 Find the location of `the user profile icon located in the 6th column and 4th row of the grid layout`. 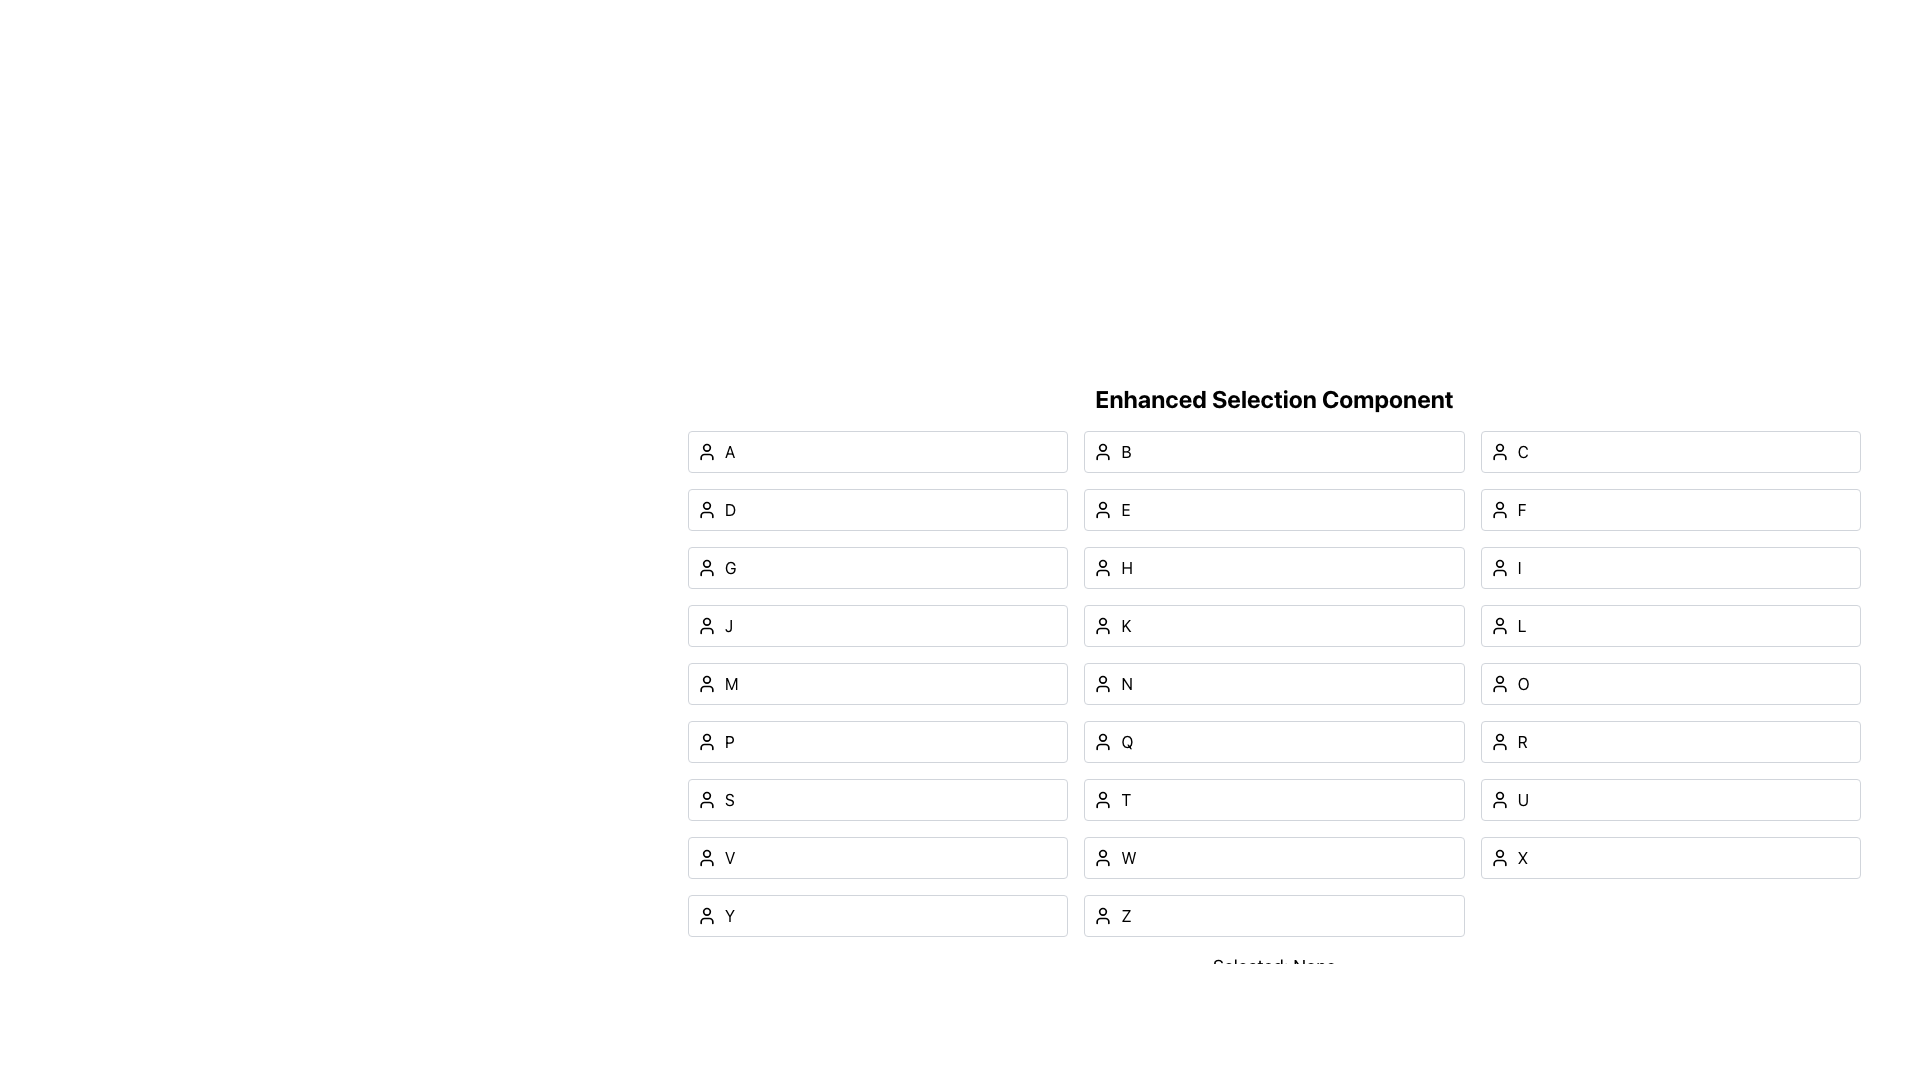

the user profile icon located in the 6th column and 4th row of the grid layout is located at coordinates (1102, 798).